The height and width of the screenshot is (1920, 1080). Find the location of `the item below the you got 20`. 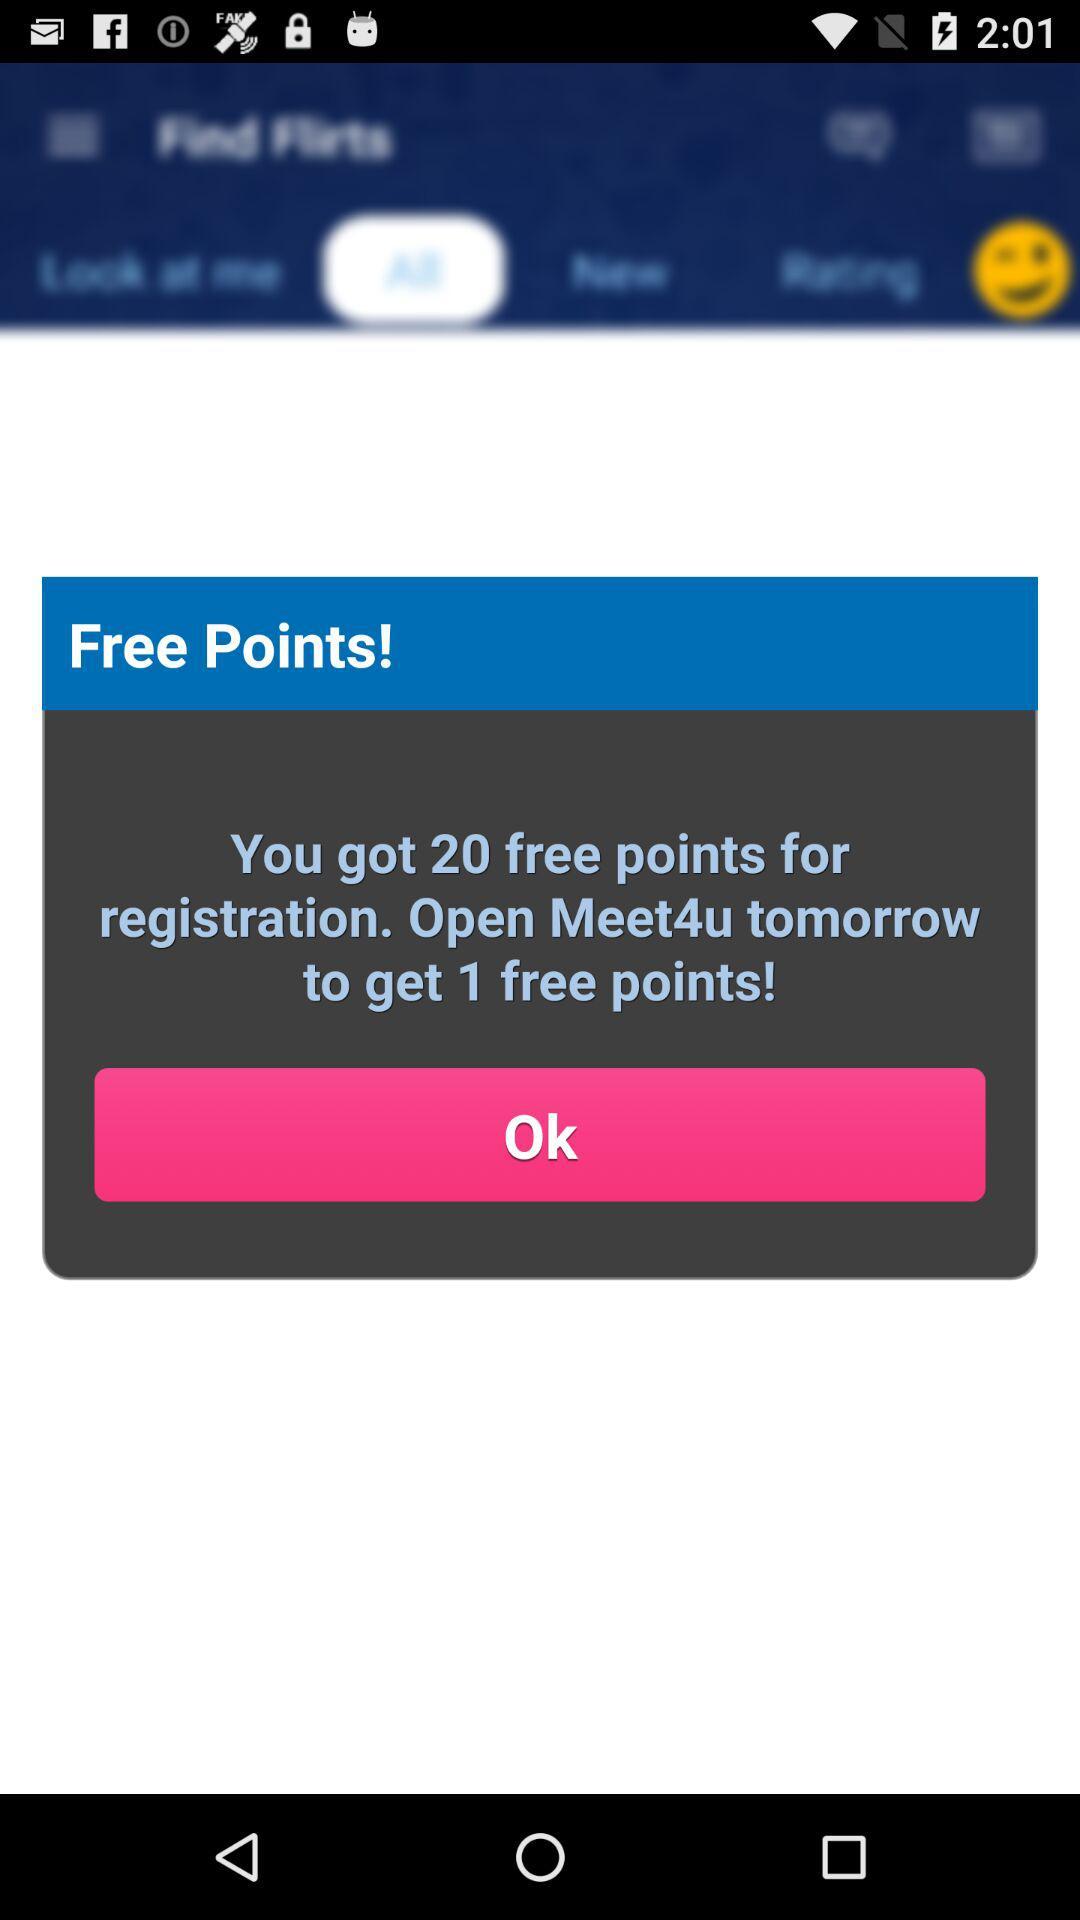

the item below the you got 20 is located at coordinates (540, 1134).